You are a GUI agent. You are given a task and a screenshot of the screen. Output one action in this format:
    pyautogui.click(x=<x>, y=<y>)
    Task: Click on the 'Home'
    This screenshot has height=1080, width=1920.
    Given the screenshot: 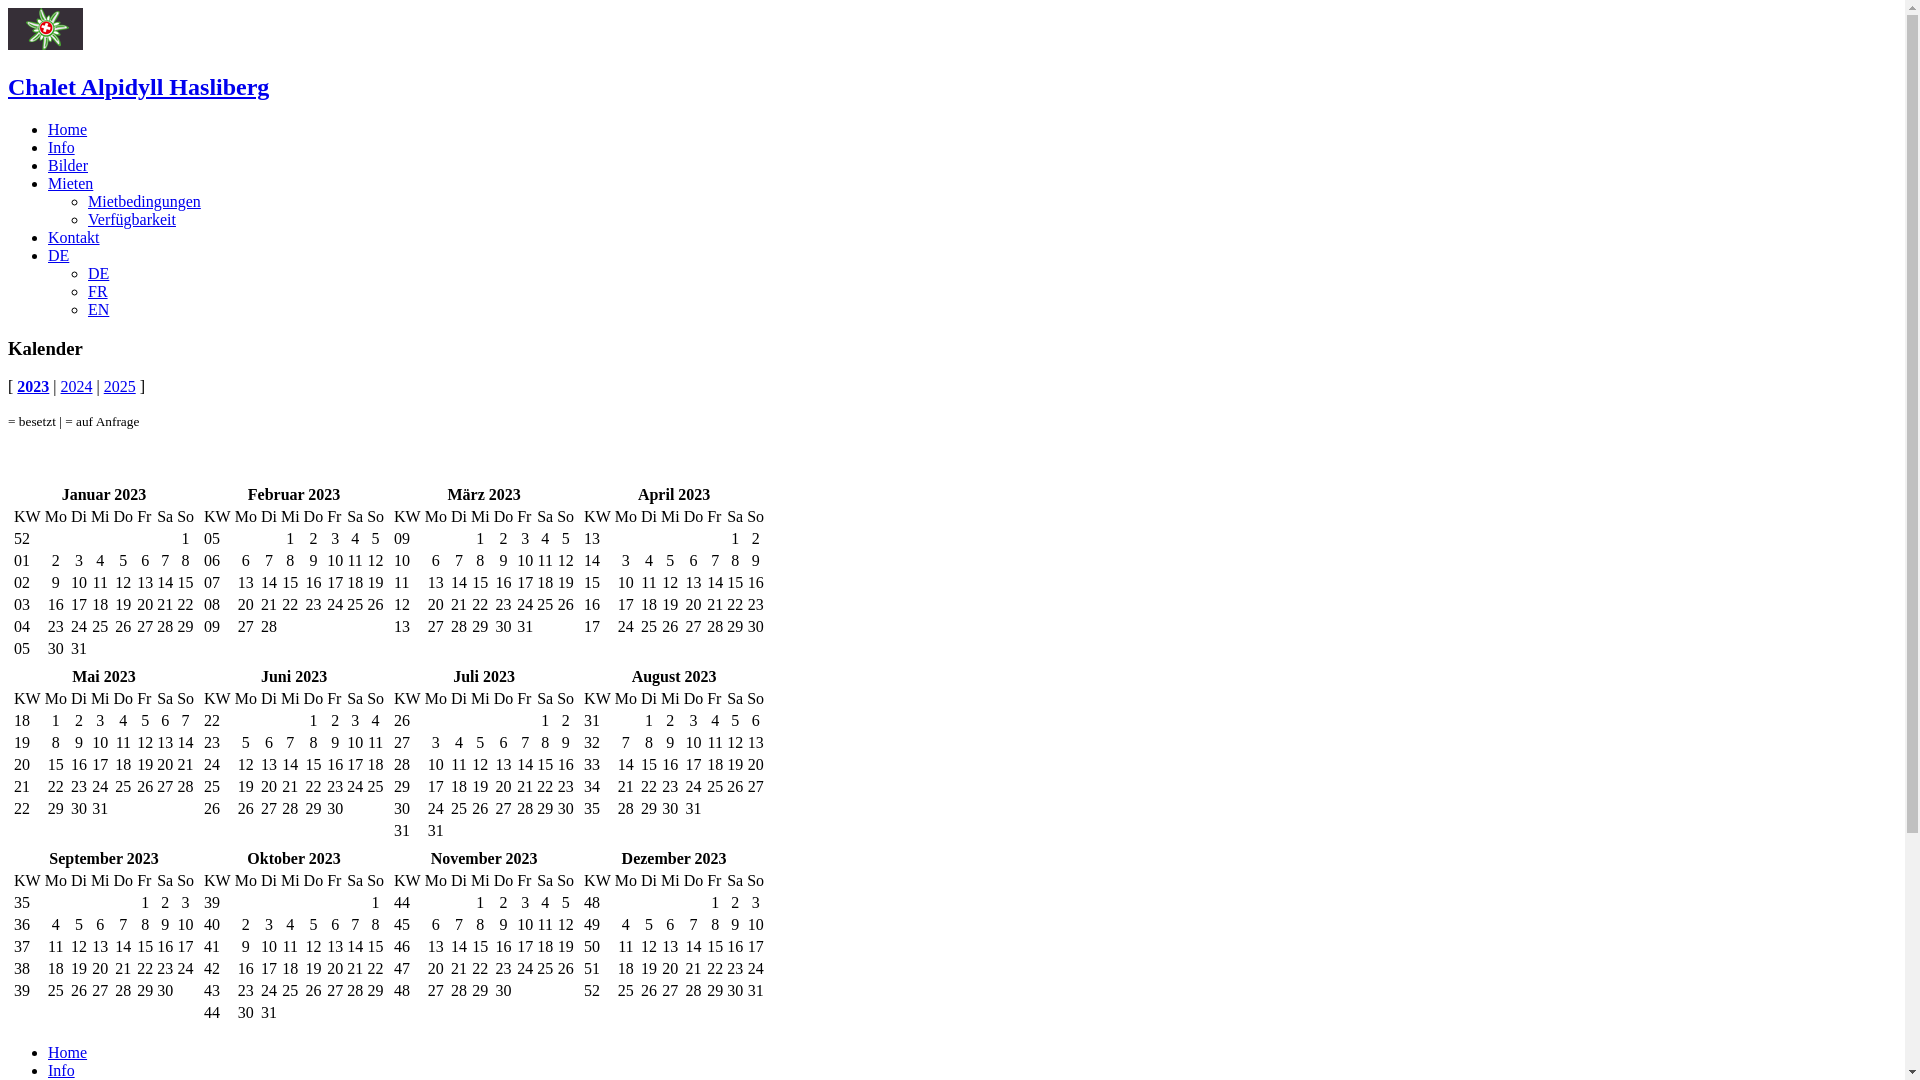 What is the action you would take?
    pyautogui.click(x=67, y=129)
    